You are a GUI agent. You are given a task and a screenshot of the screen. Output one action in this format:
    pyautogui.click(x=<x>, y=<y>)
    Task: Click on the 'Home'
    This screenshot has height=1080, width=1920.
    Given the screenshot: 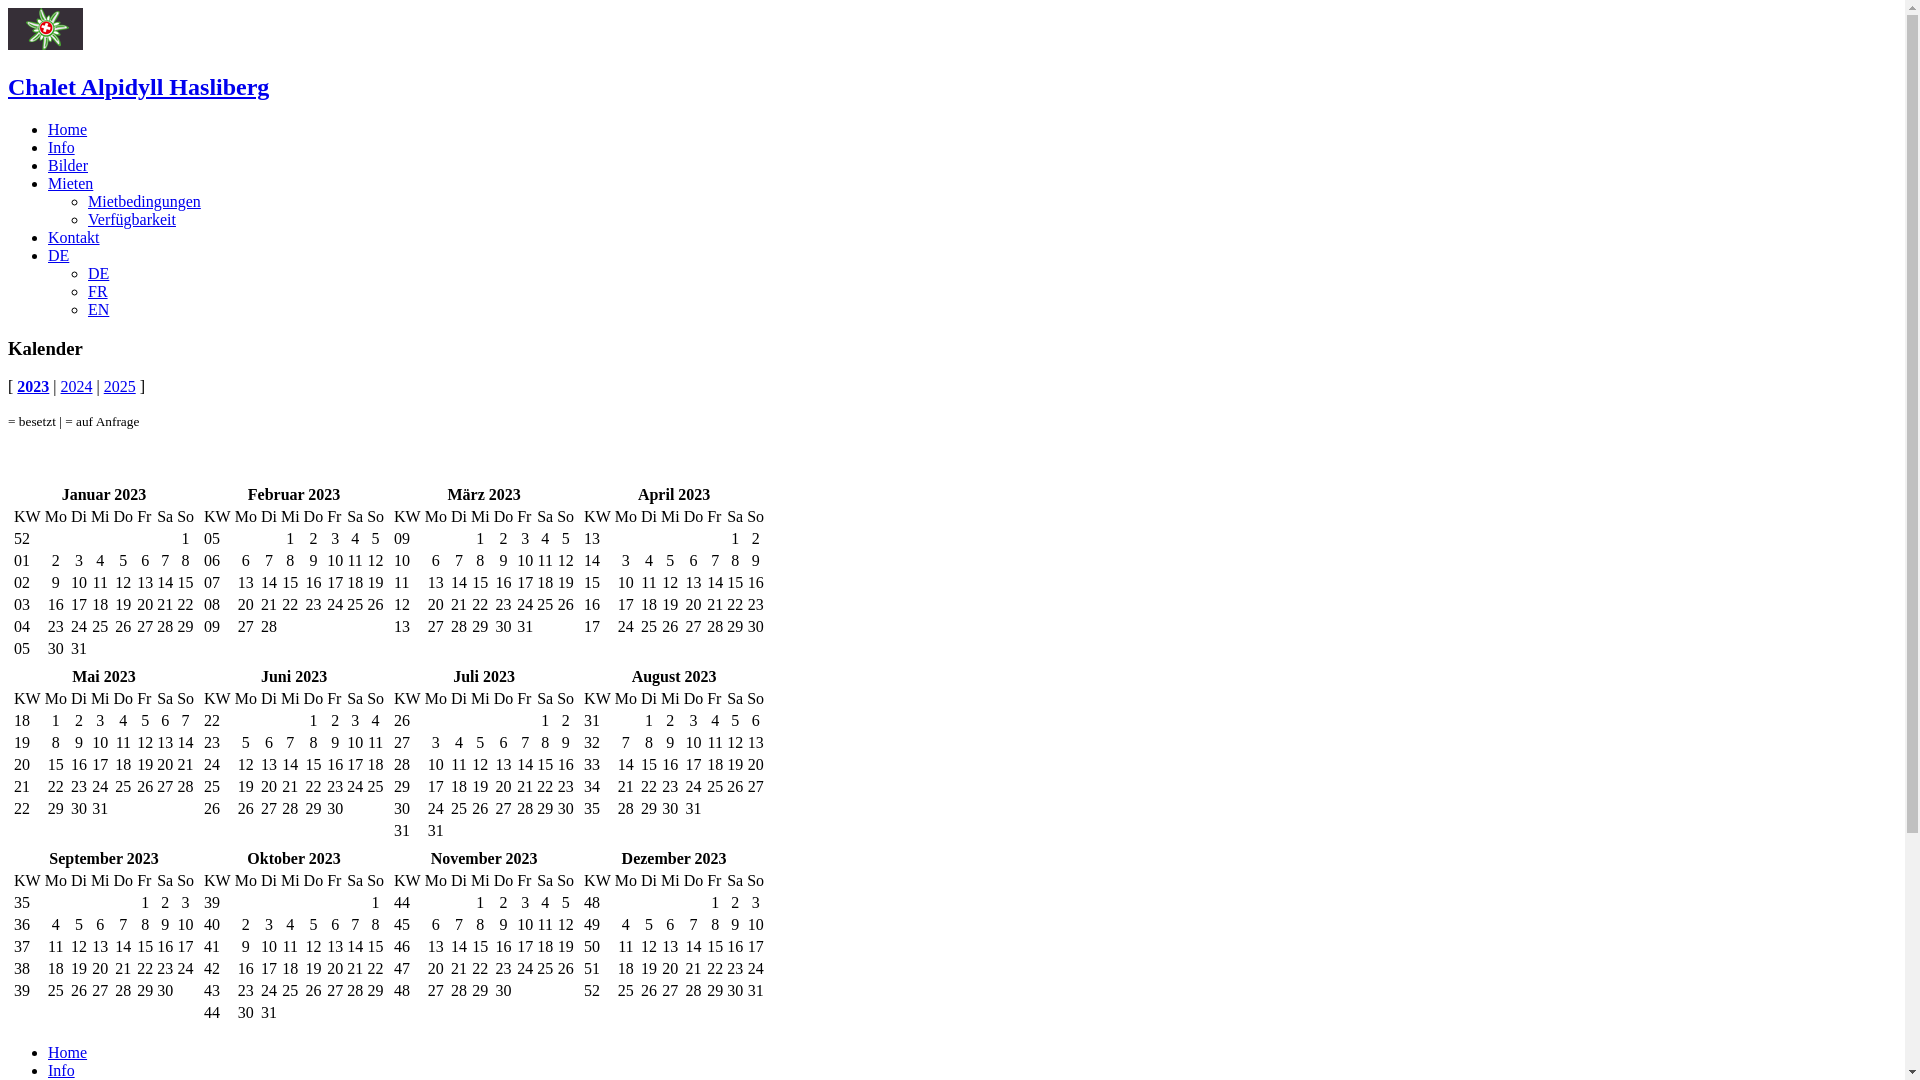 What is the action you would take?
    pyautogui.click(x=67, y=129)
    